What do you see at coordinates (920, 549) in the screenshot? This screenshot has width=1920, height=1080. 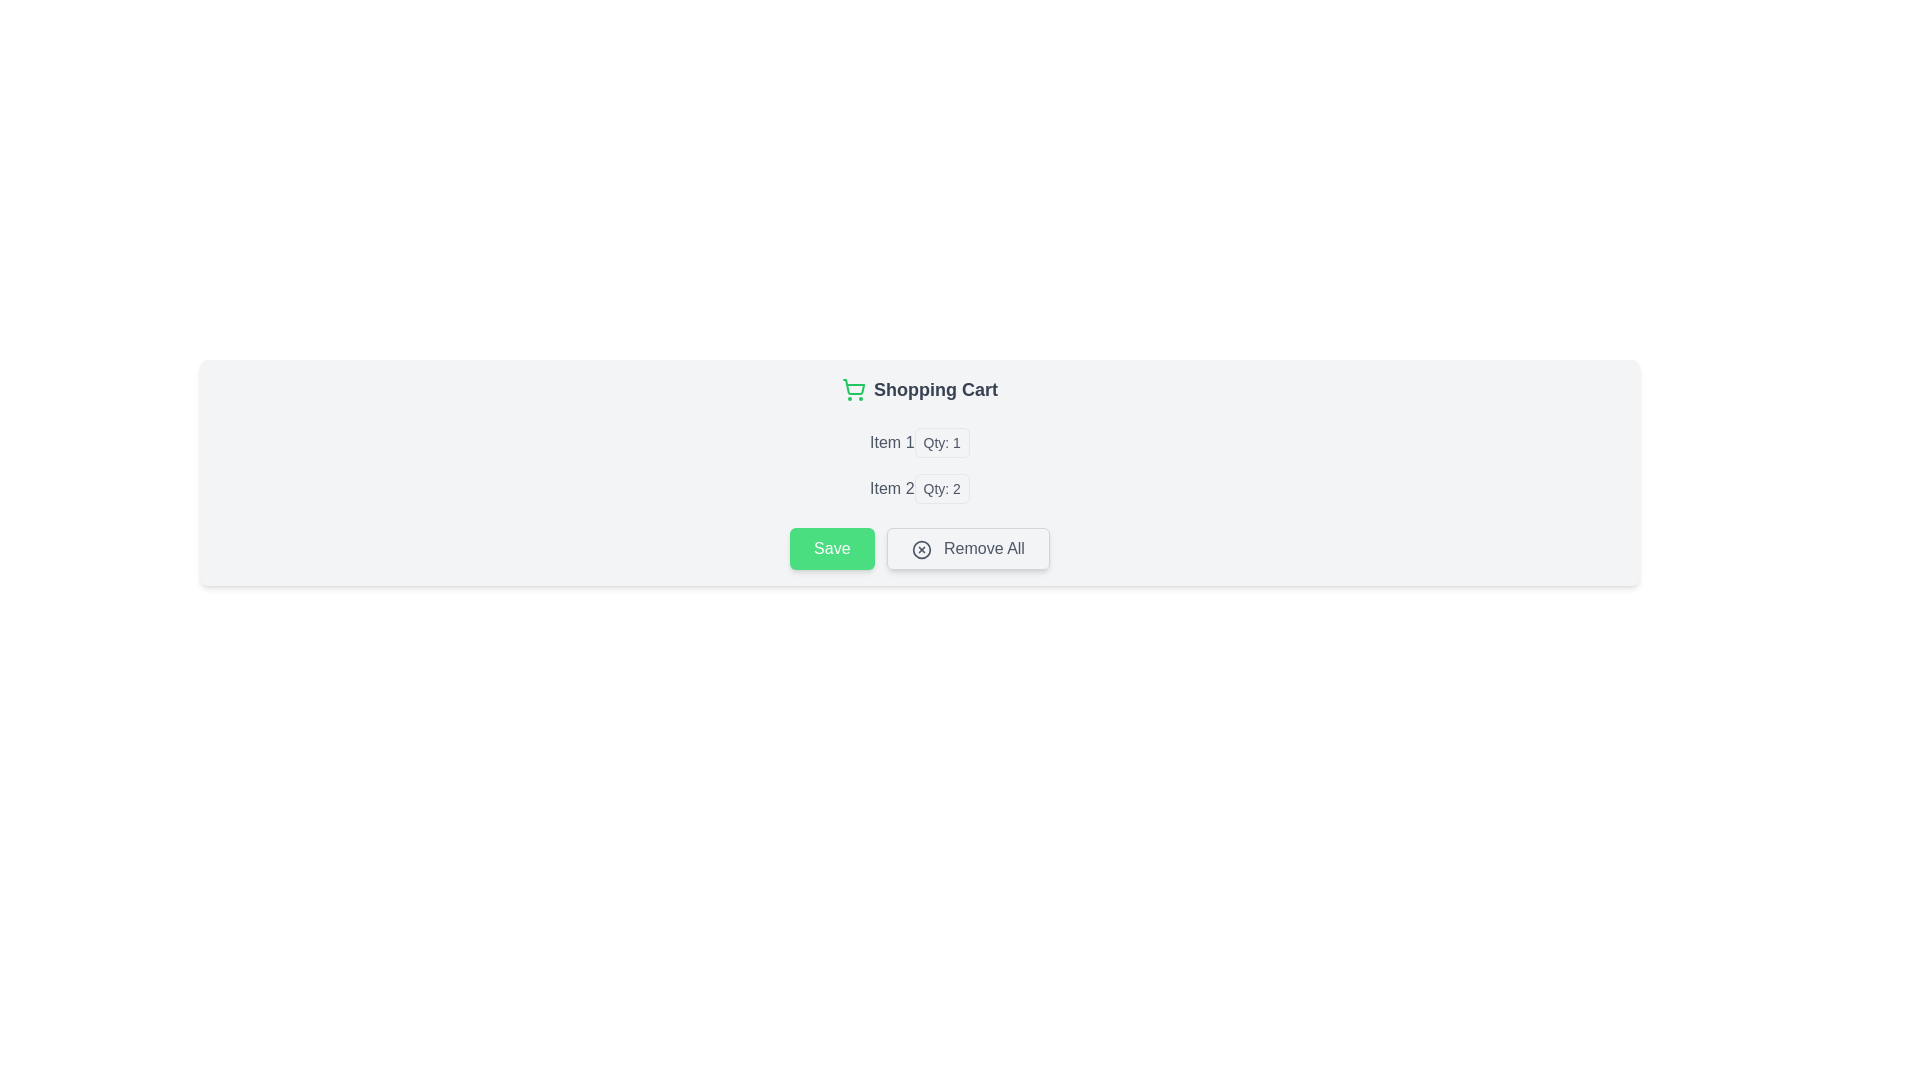 I see `the circular cancel icon with a cross mark inside, located on the left side of the 'Remove All' button` at bounding box center [920, 549].